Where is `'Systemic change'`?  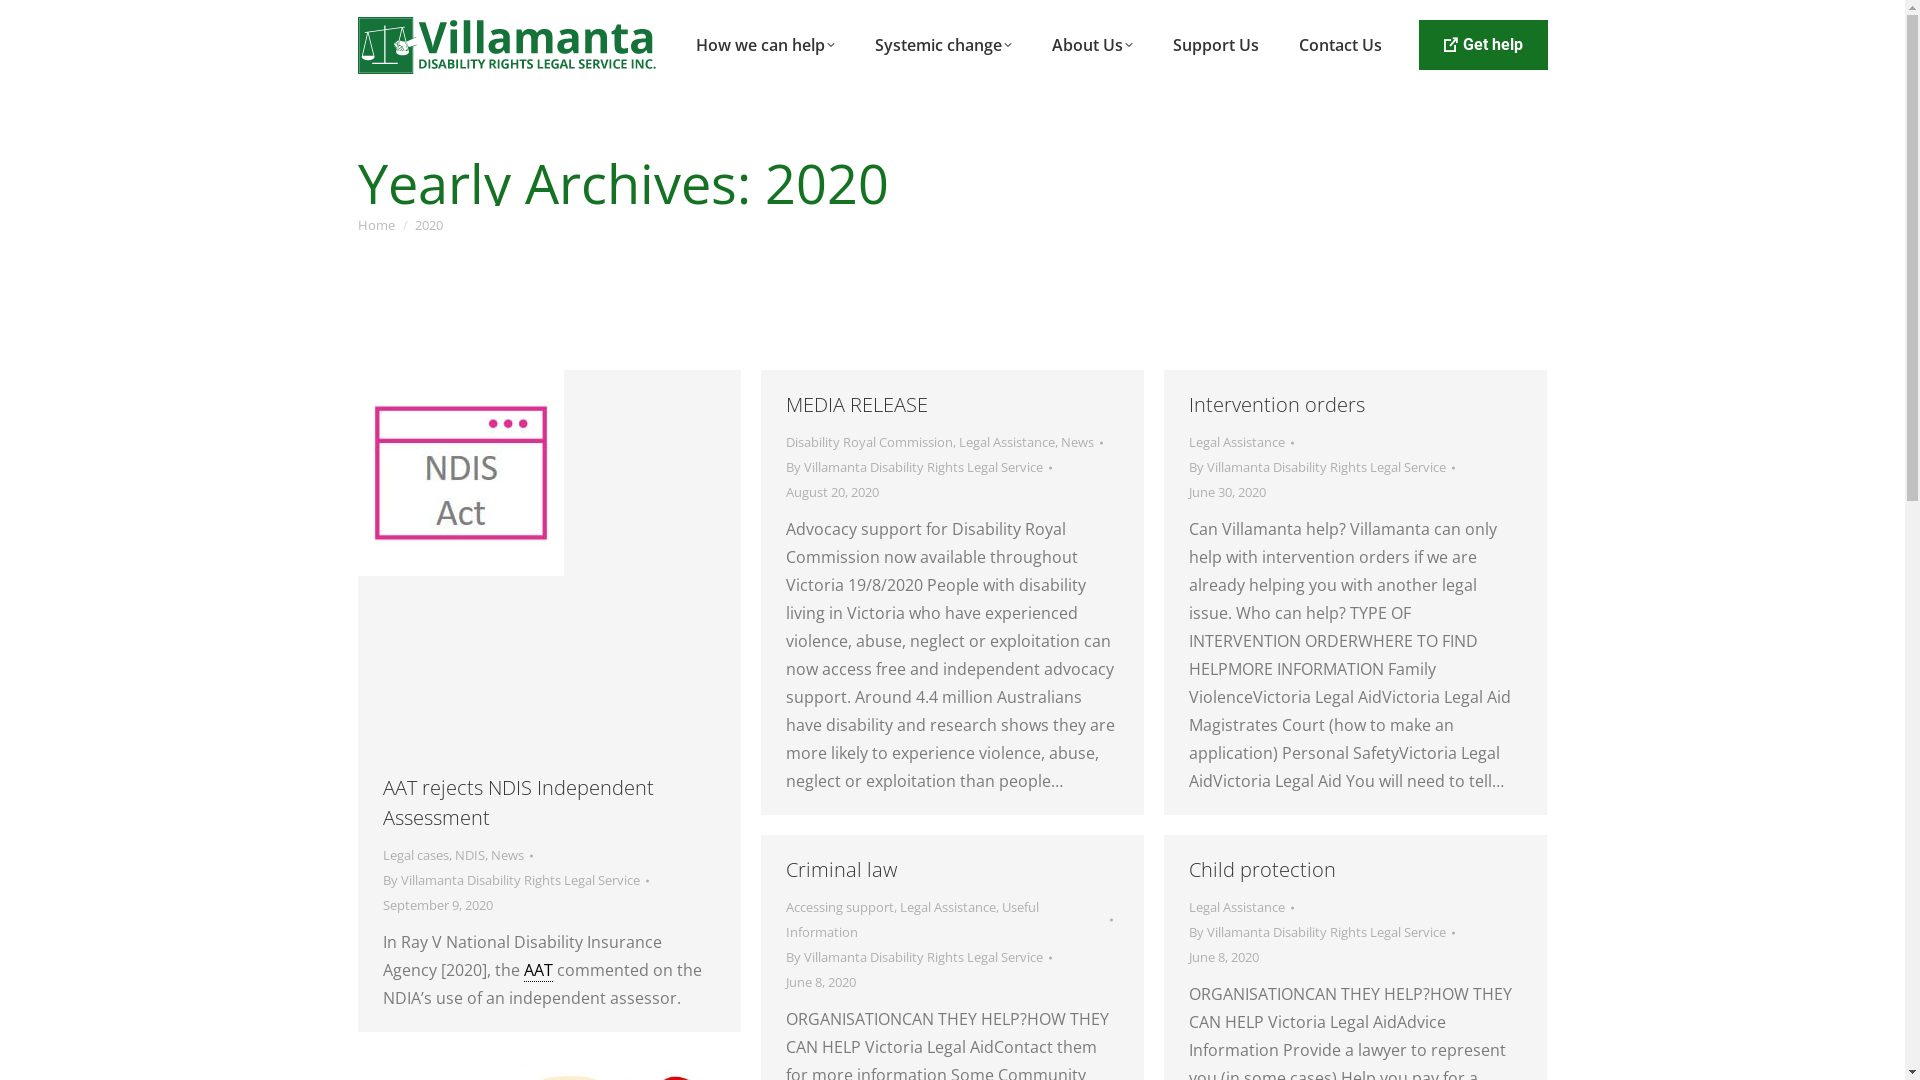 'Systemic change' is located at coordinates (942, 45).